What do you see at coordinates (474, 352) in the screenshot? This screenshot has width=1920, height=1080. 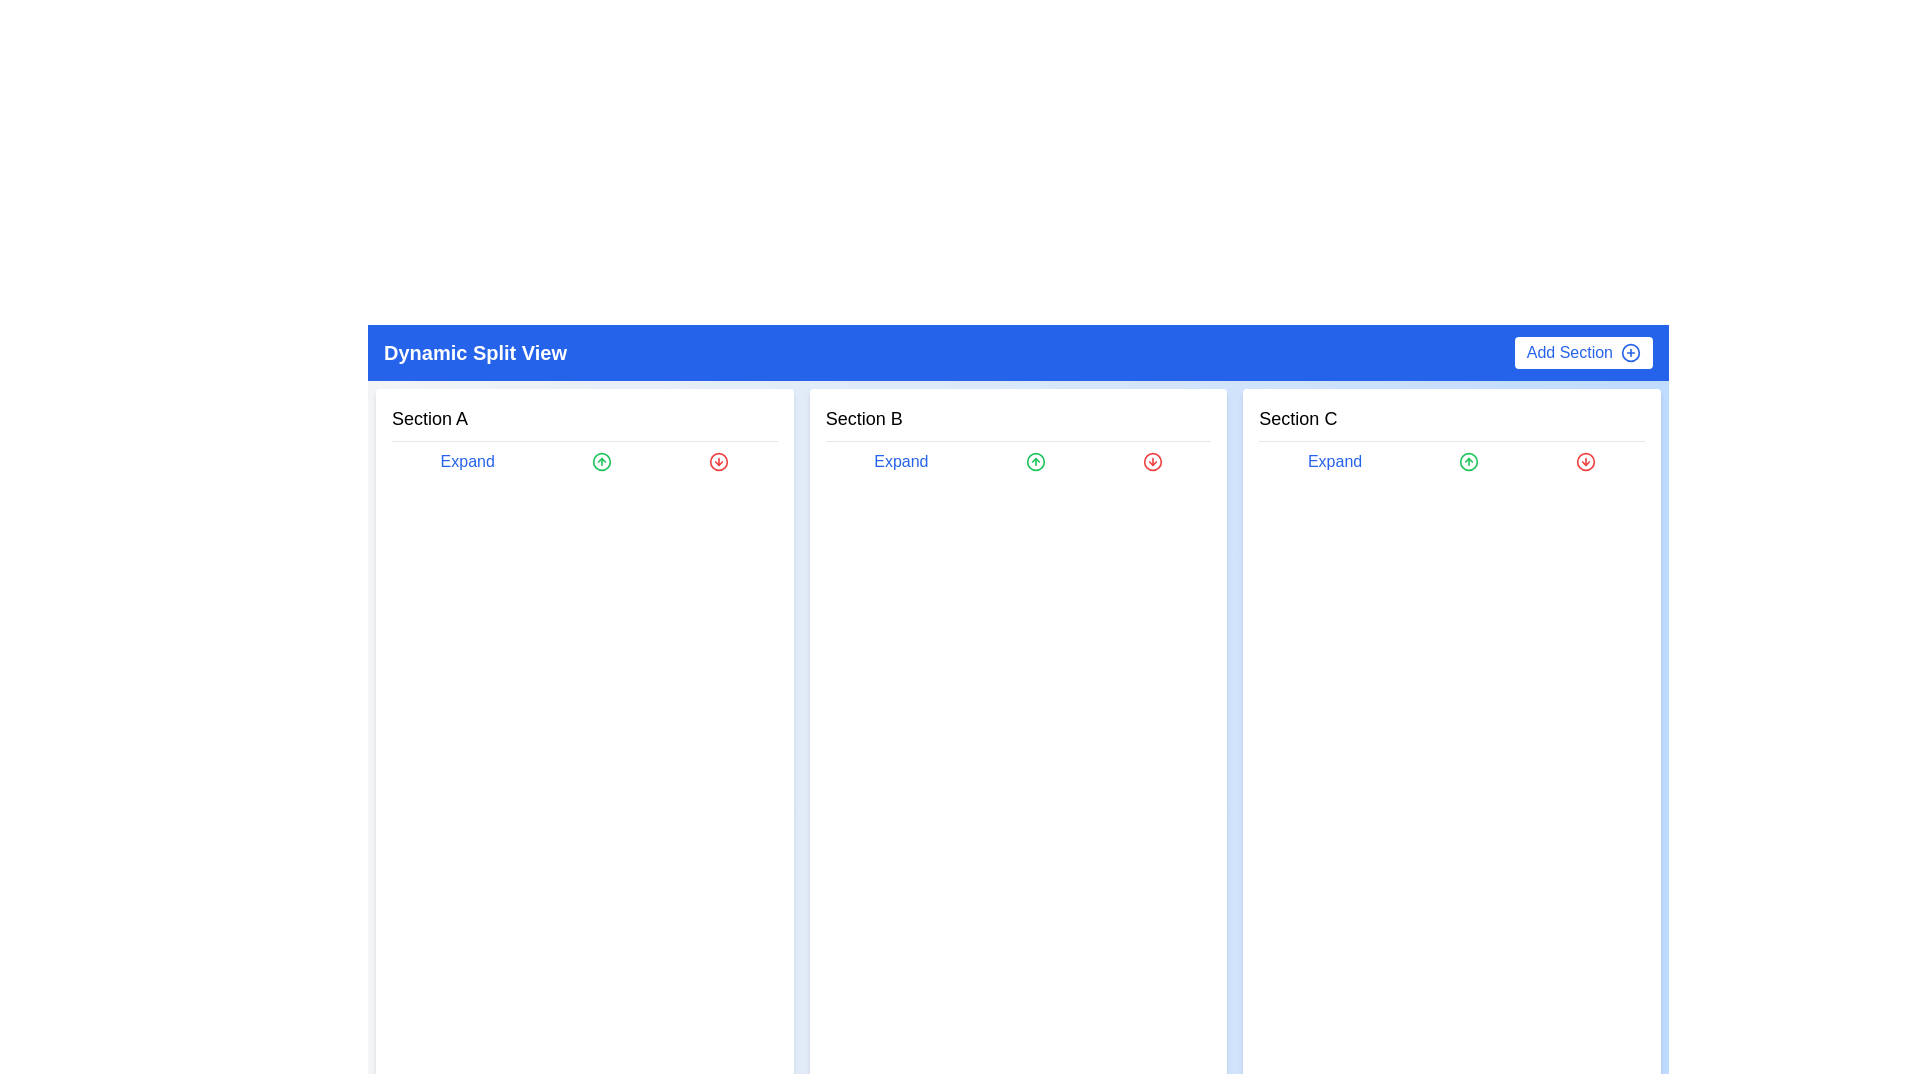 I see `the text label that reads 'Dynamic Split View', which is styled in bold and located in the blue background header at the top-left corner of the page` at bounding box center [474, 352].